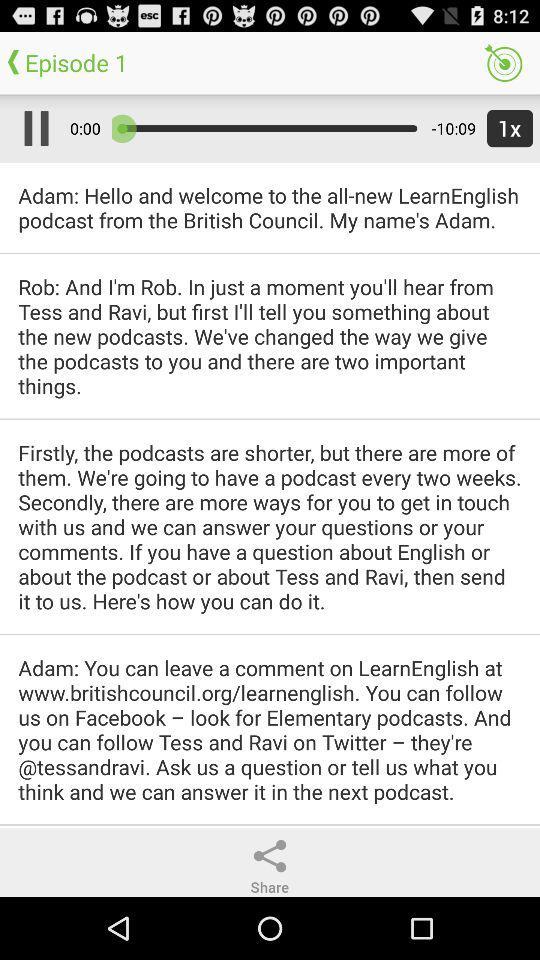 This screenshot has height=960, width=540. I want to click on the item to the right of the episode 1, so click(502, 62).